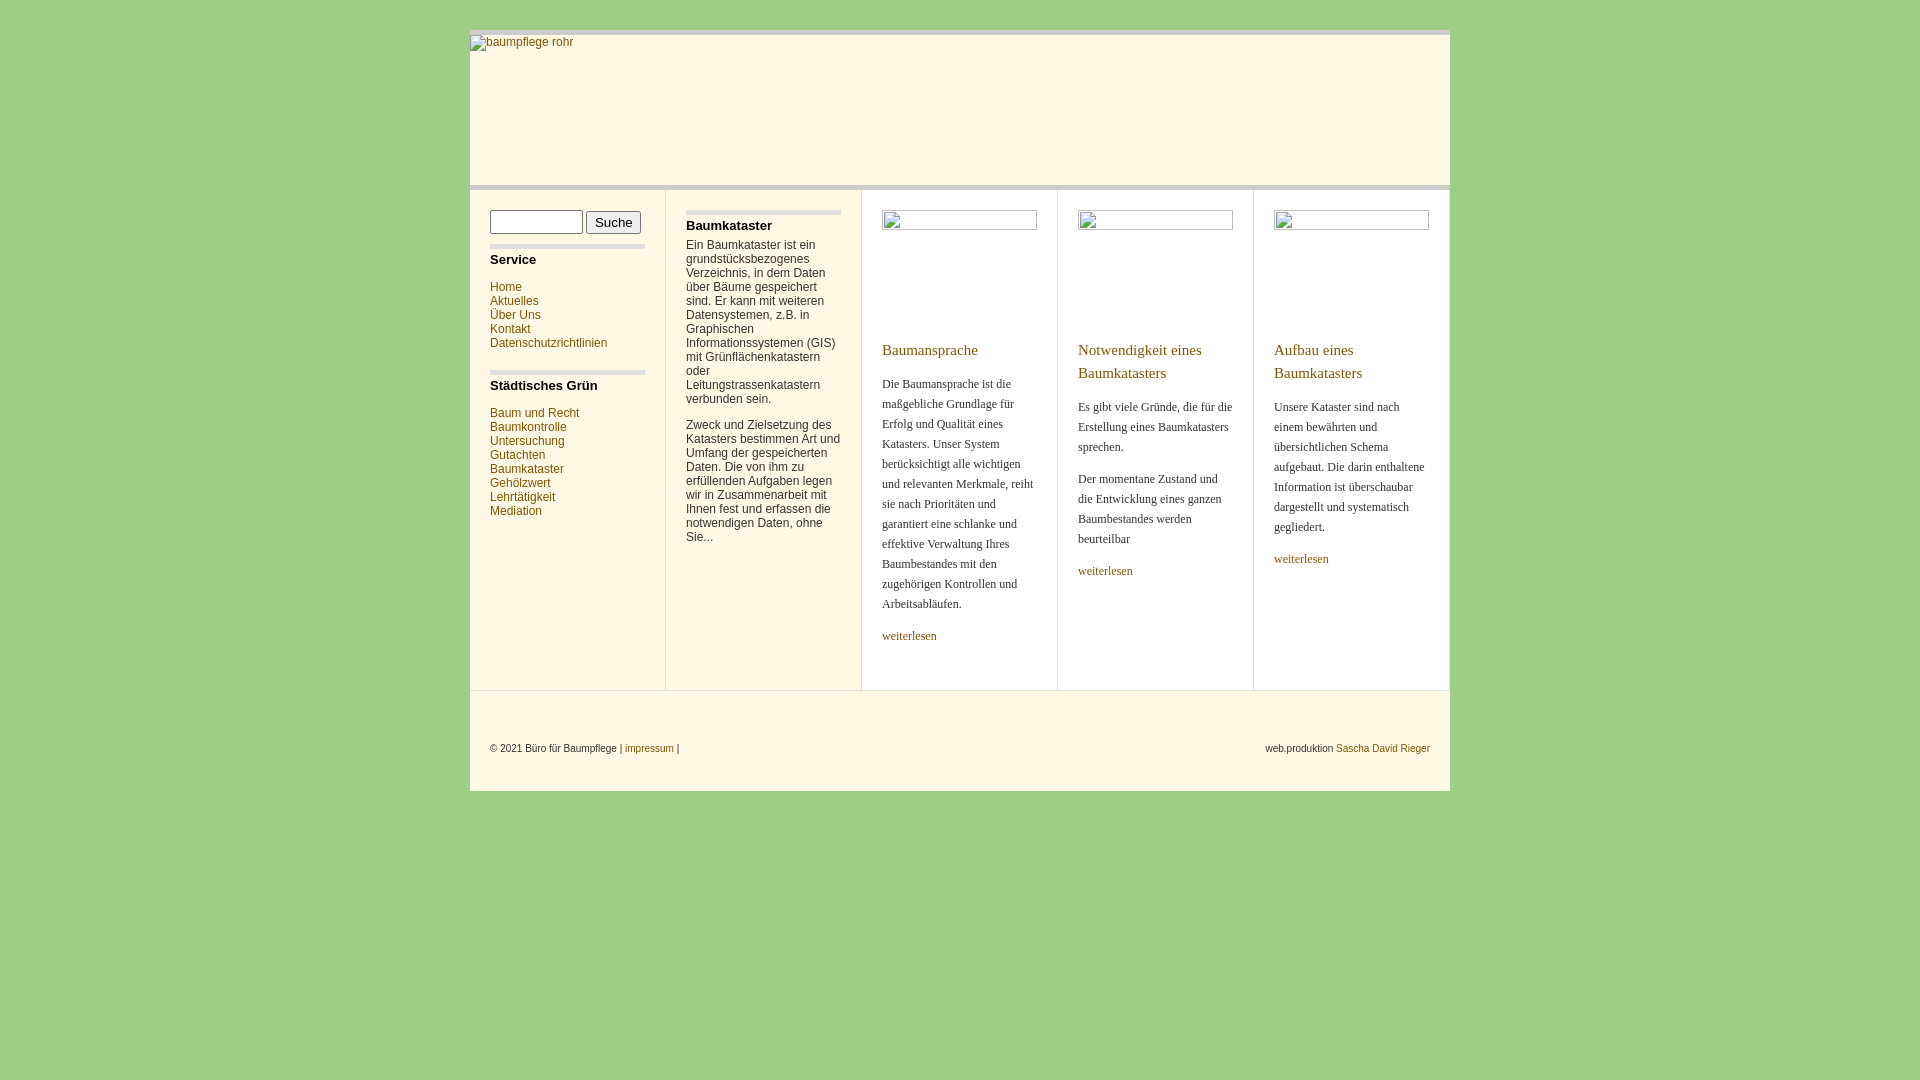  I want to click on 'Sascha David Rieger', so click(1381, 748).